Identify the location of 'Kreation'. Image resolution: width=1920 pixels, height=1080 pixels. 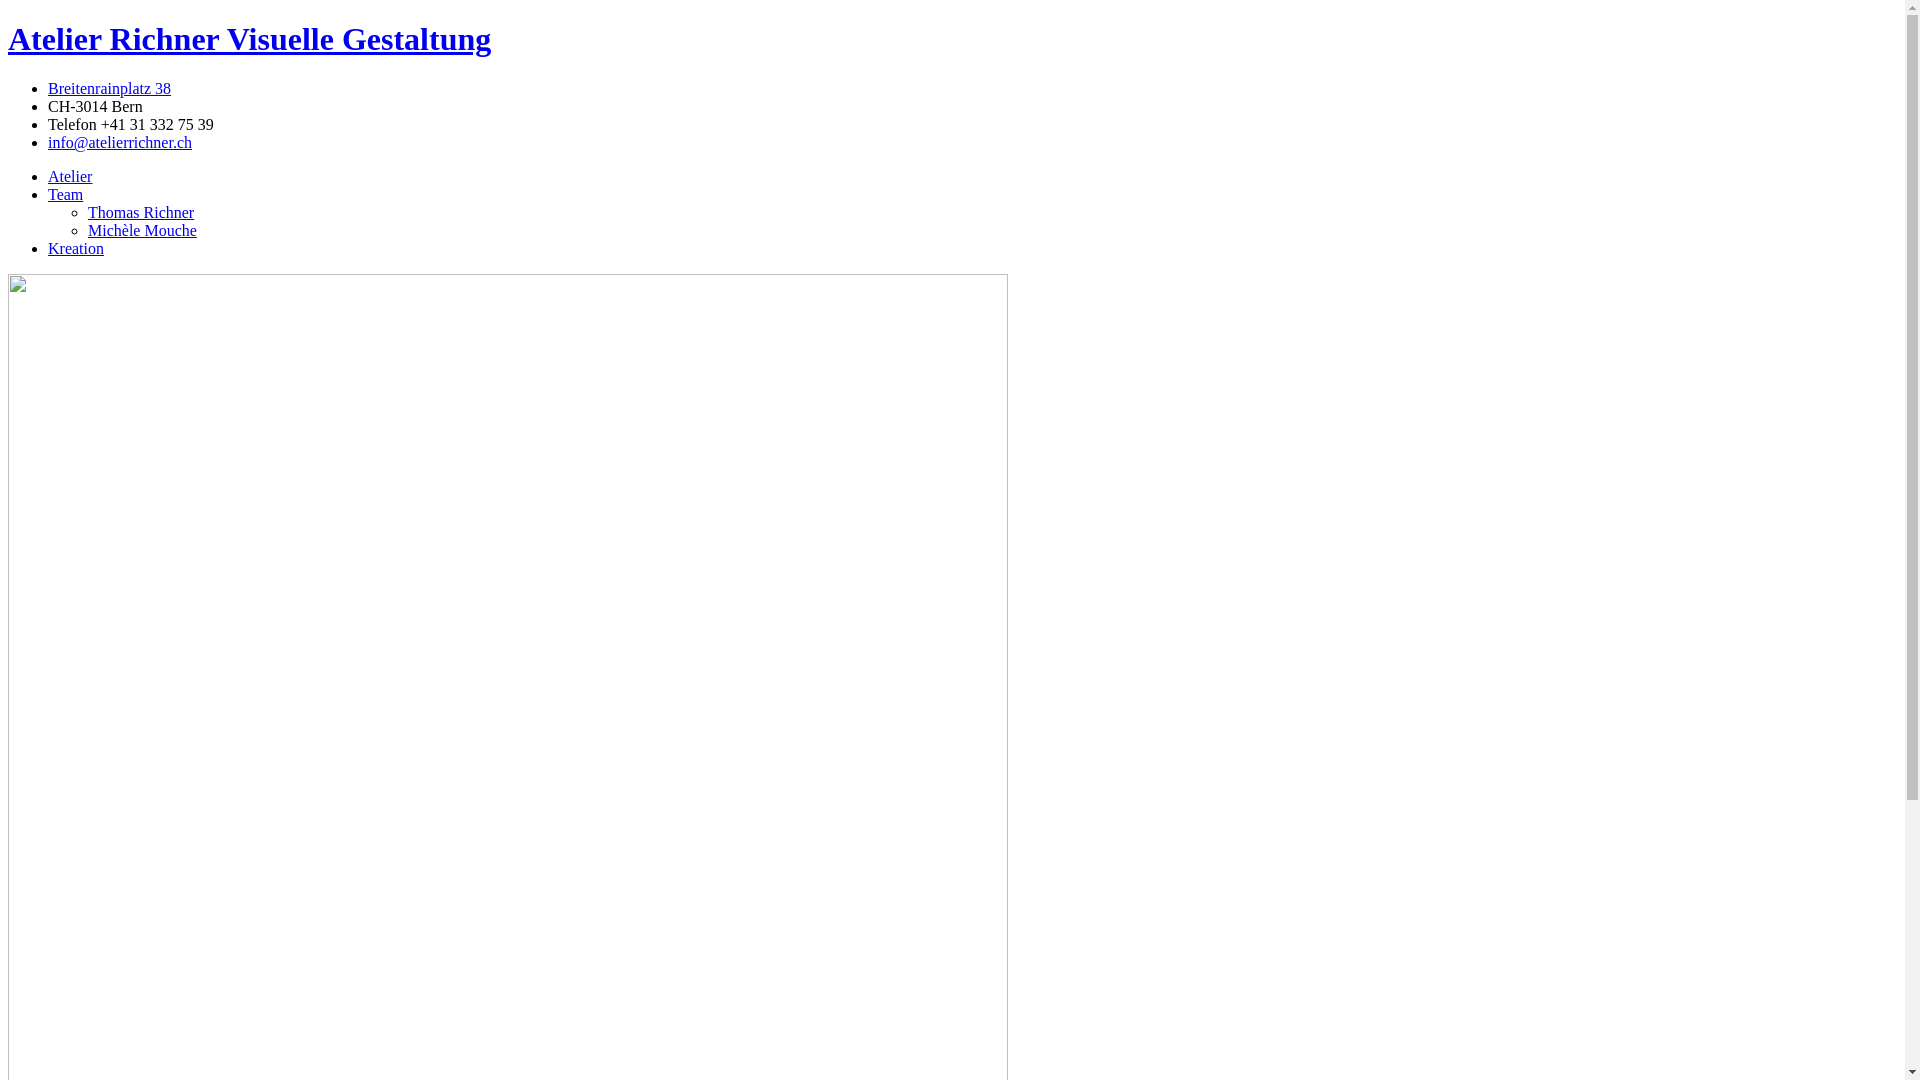
(48, 247).